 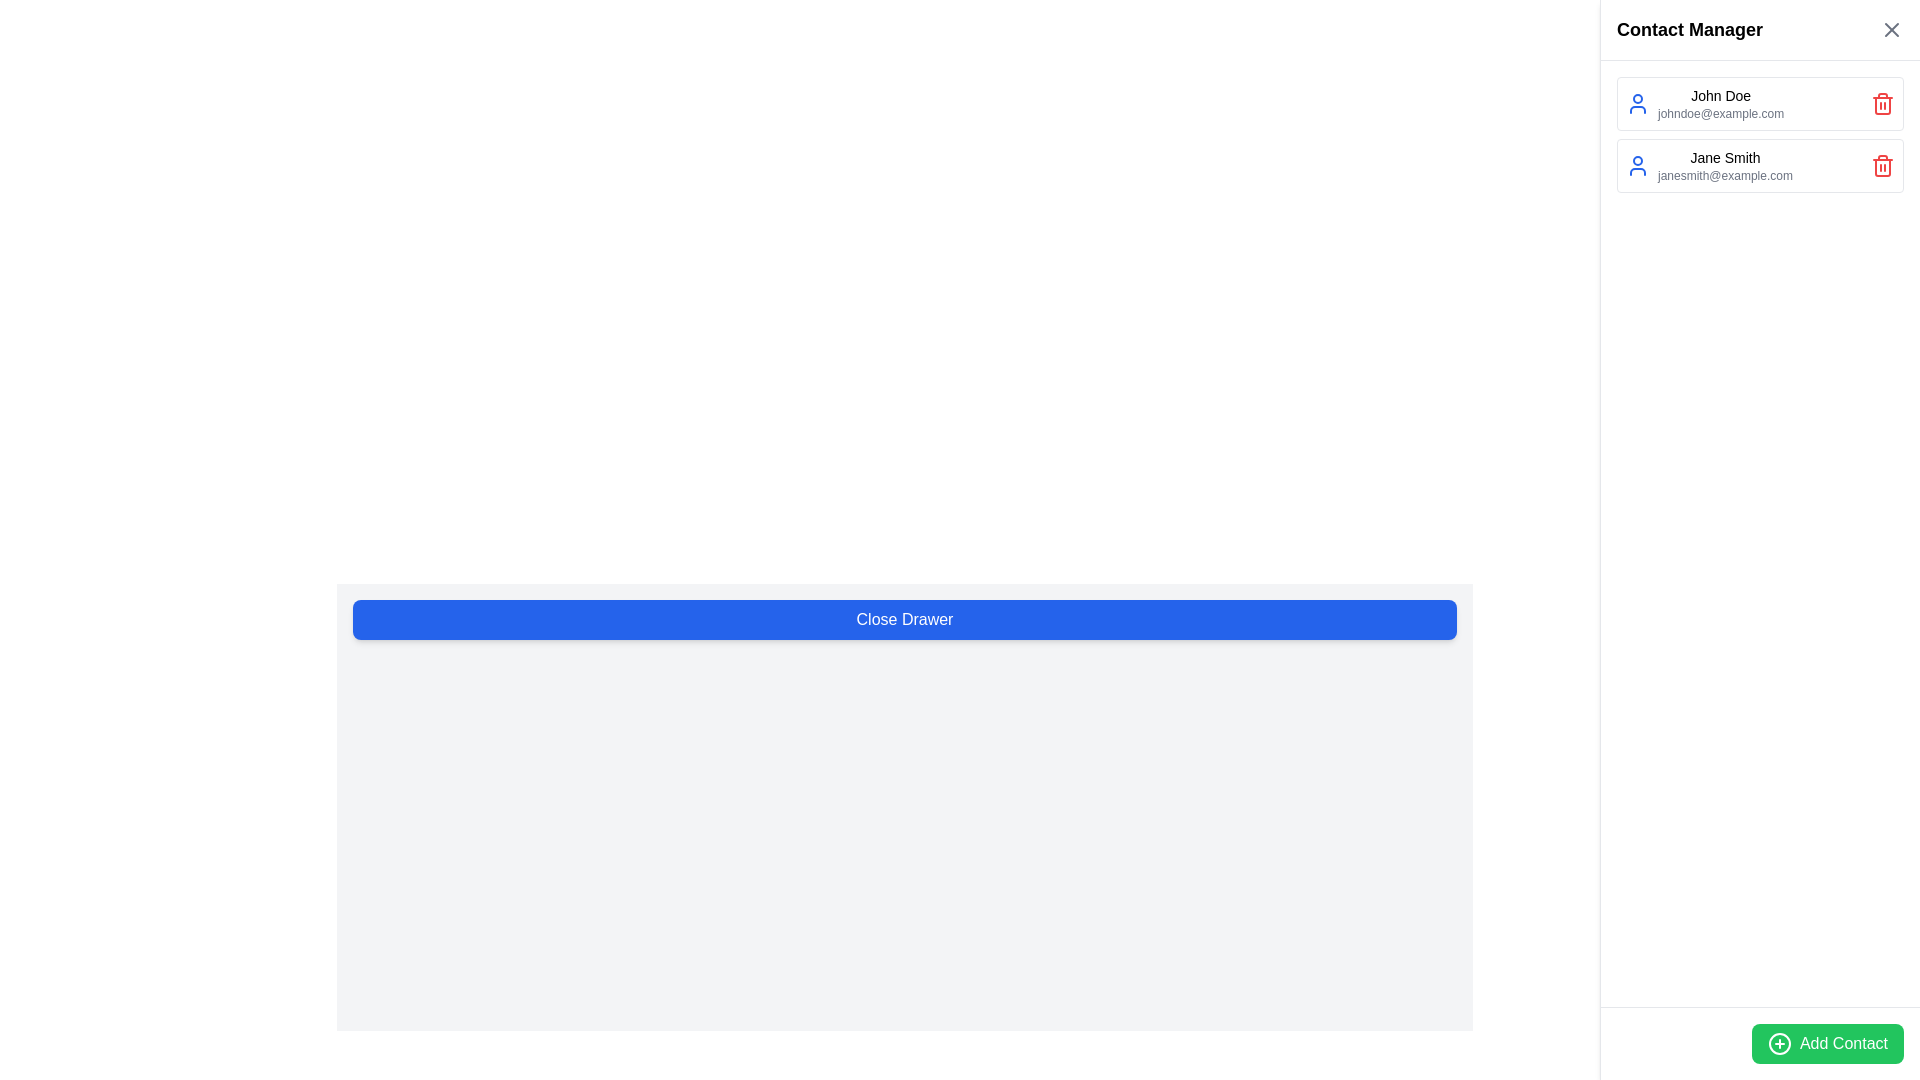 What do you see at coordinates (1704, 104) in the screenshot?
I see `the contact entry represented by a text block with a blue user icon on the left and a red delete button on the right` at bounding box center [1704, 104].